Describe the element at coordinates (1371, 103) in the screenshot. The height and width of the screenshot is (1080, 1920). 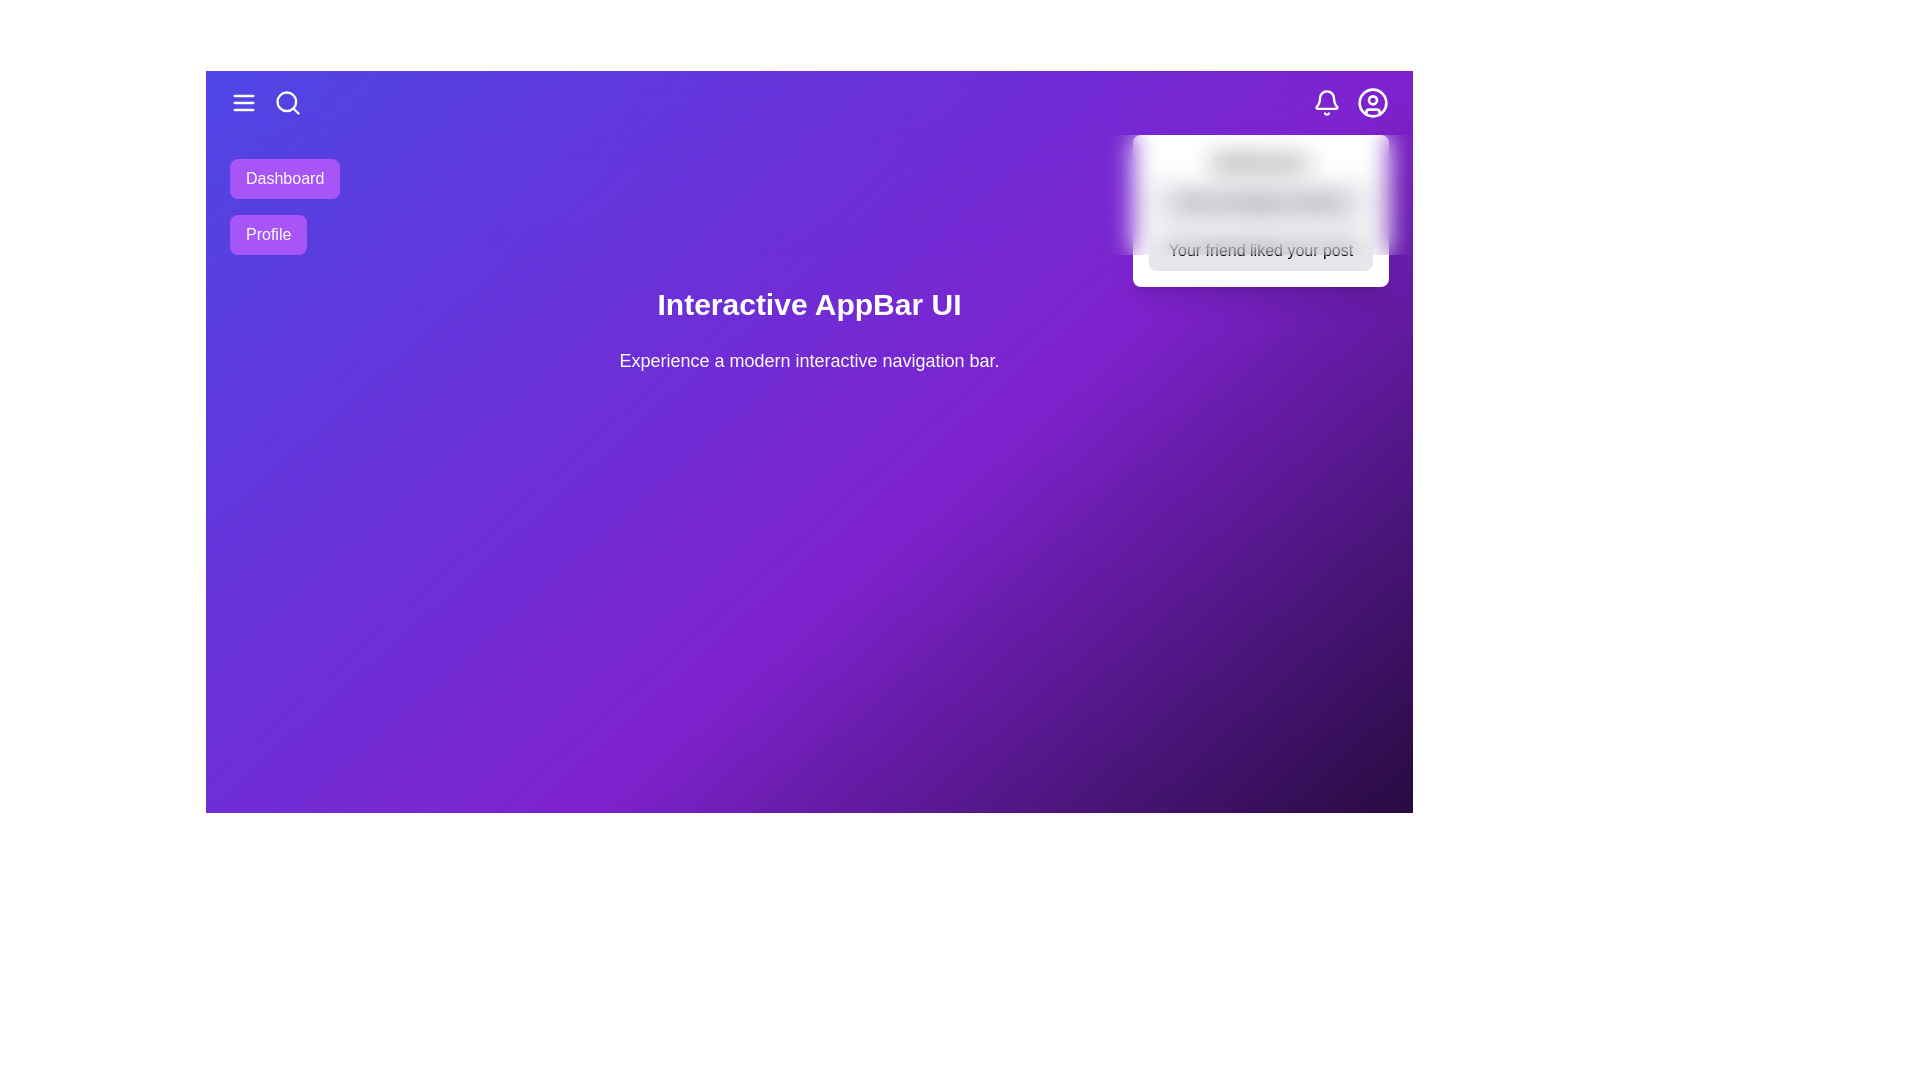
I see `the user icon to view user options` at that location.